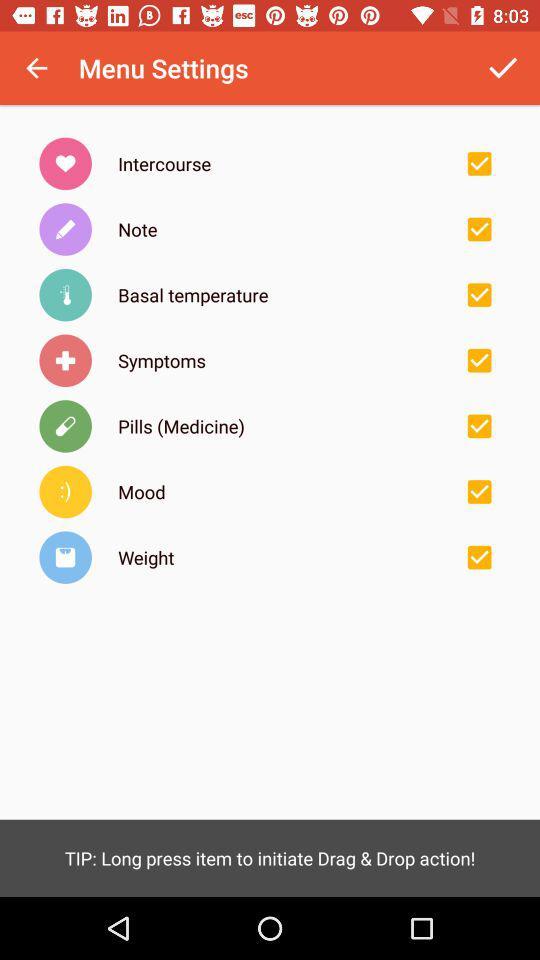 The height and width of the screenshot is (960, 540). What do you see at coordinates (478, 162) in the screenshot?
I see `check intercourse box` at bounding box center [478, 162].